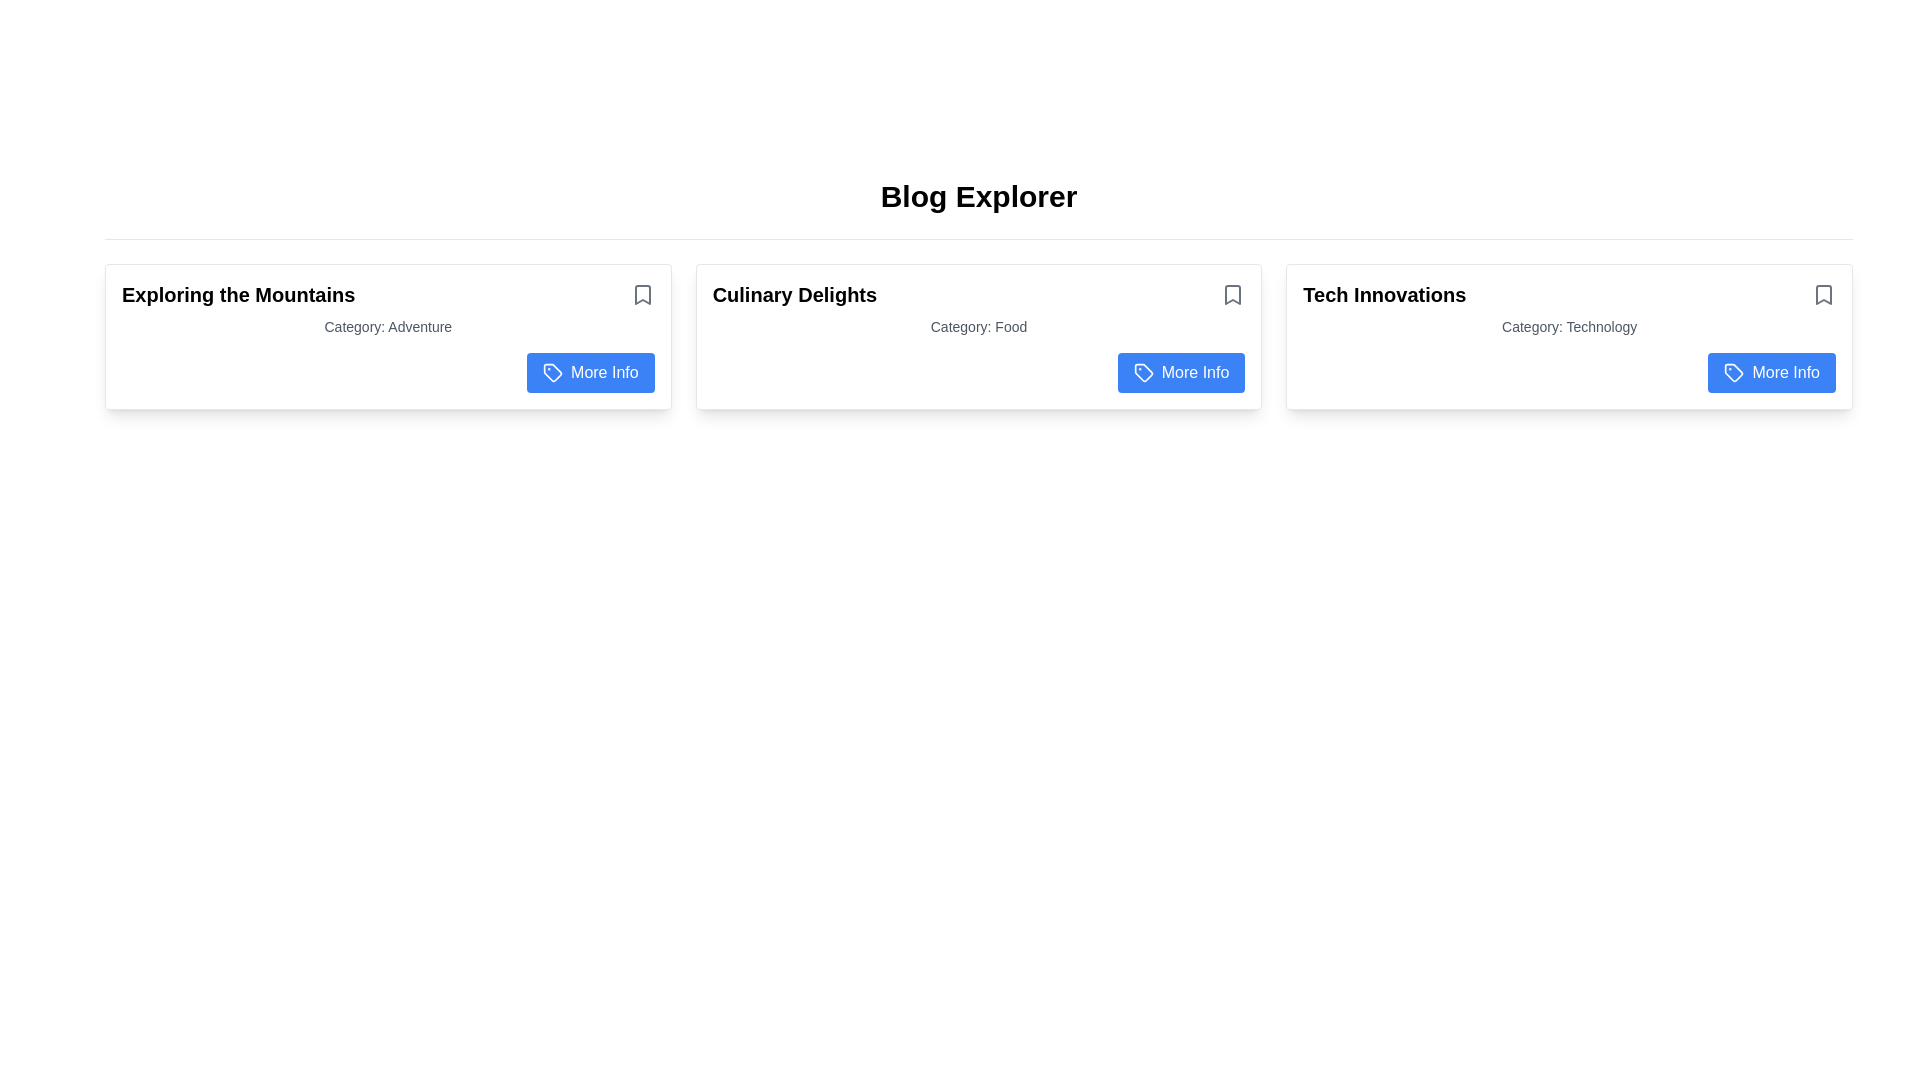 This screenshot has height=1080, width=1920. What do you see at coordinates (979, 196) in the screenshot?
I see `text of the header or title positioned at the center of the topmost section of the page` at bounding box center [979, 196].